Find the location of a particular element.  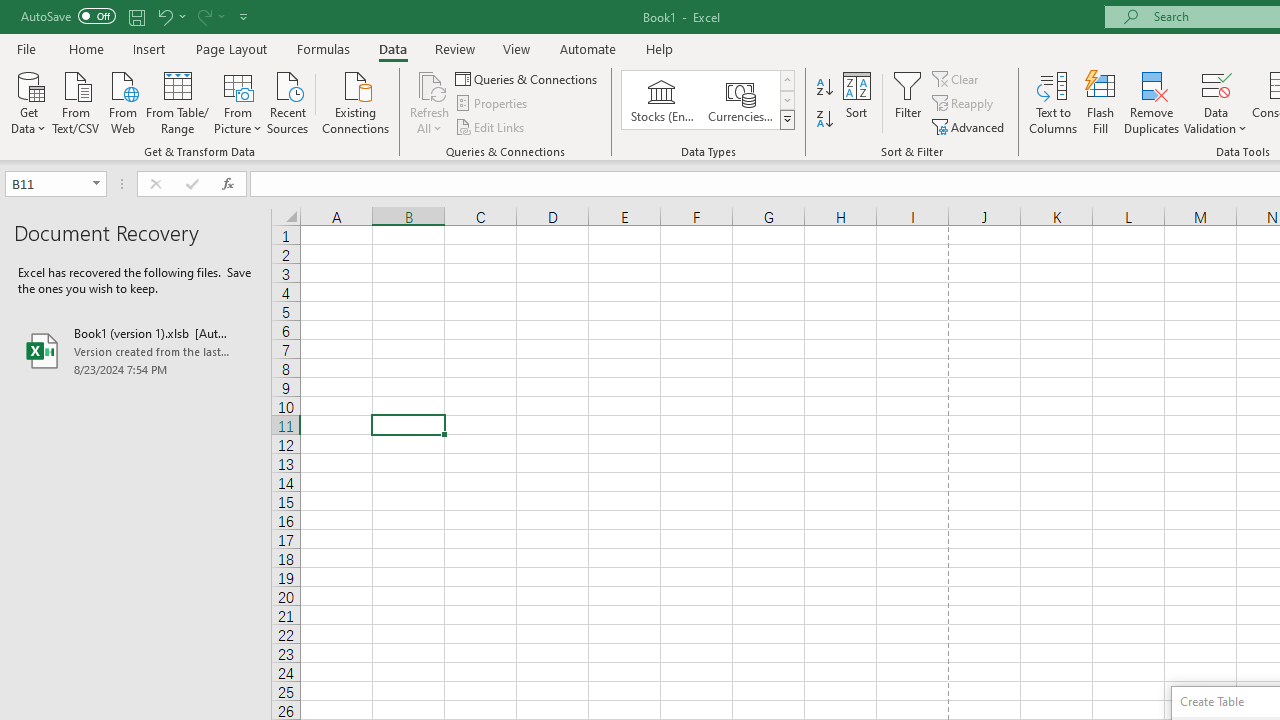

'AutoSave' is located at coordinates (68, 16).